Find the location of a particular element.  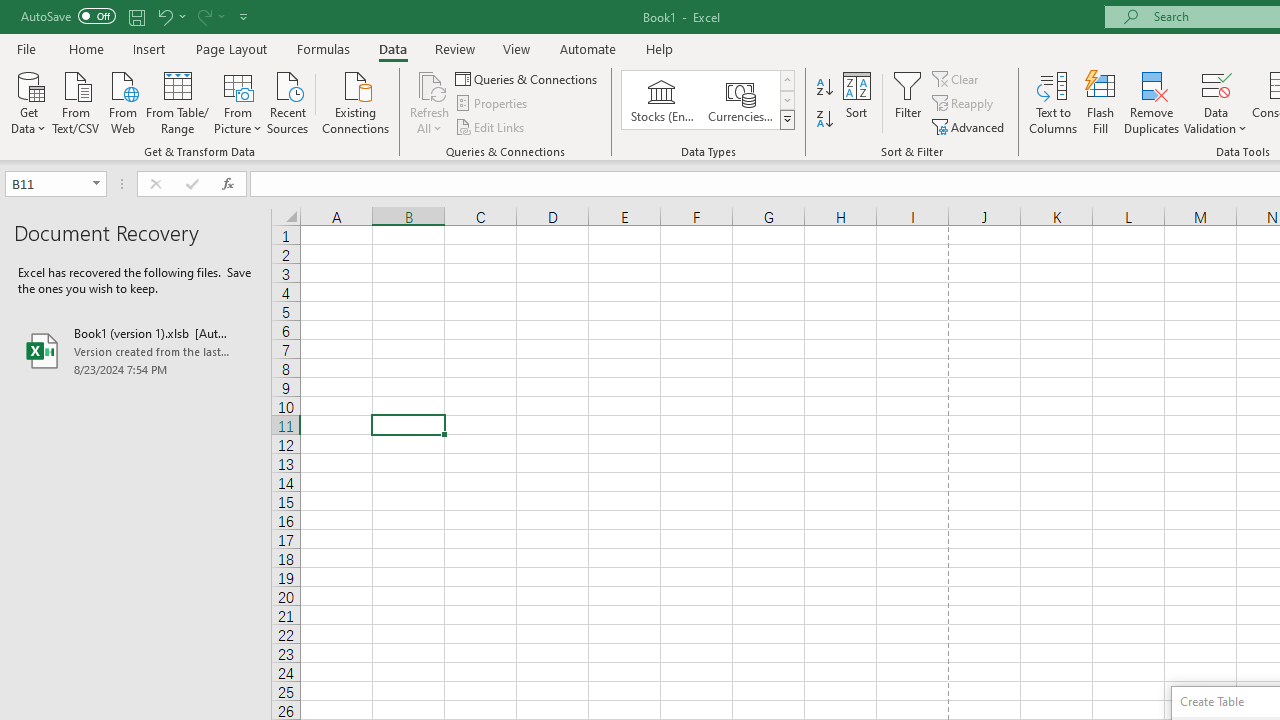

'AutoSave' is located at coordinates (68, 16).